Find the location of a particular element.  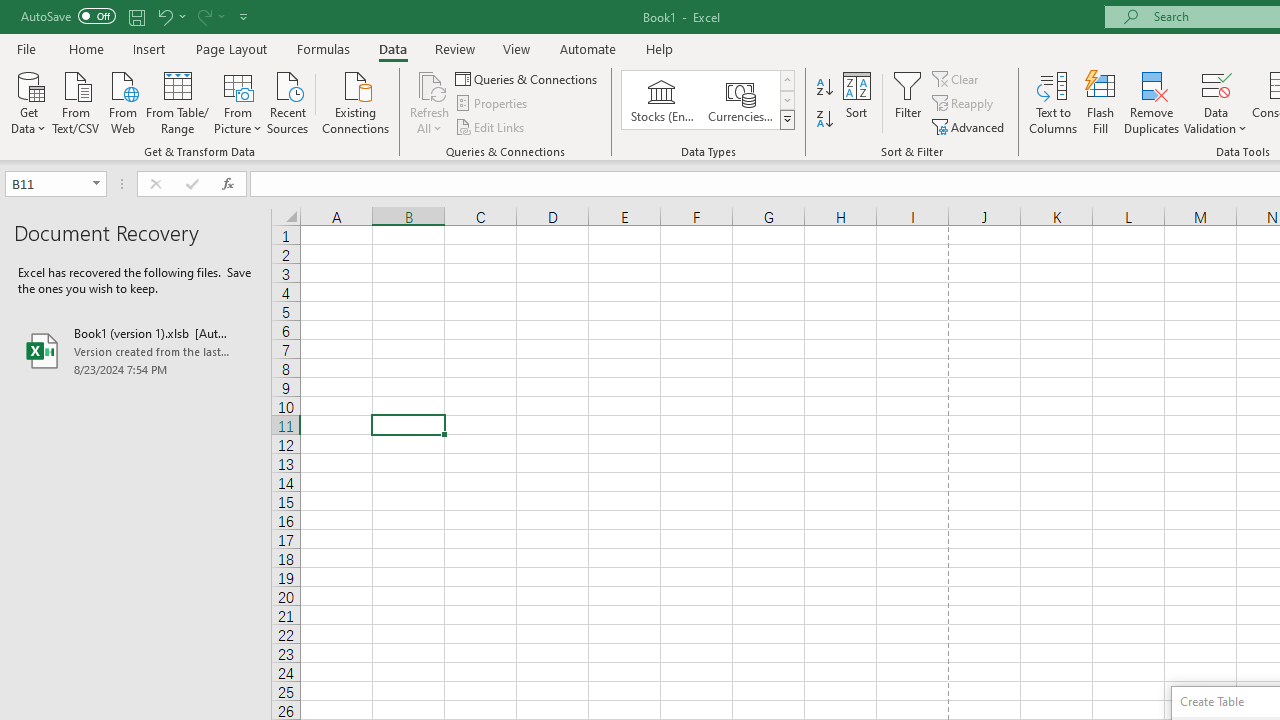

'AutoSave' is located at coordinates (68, 16).